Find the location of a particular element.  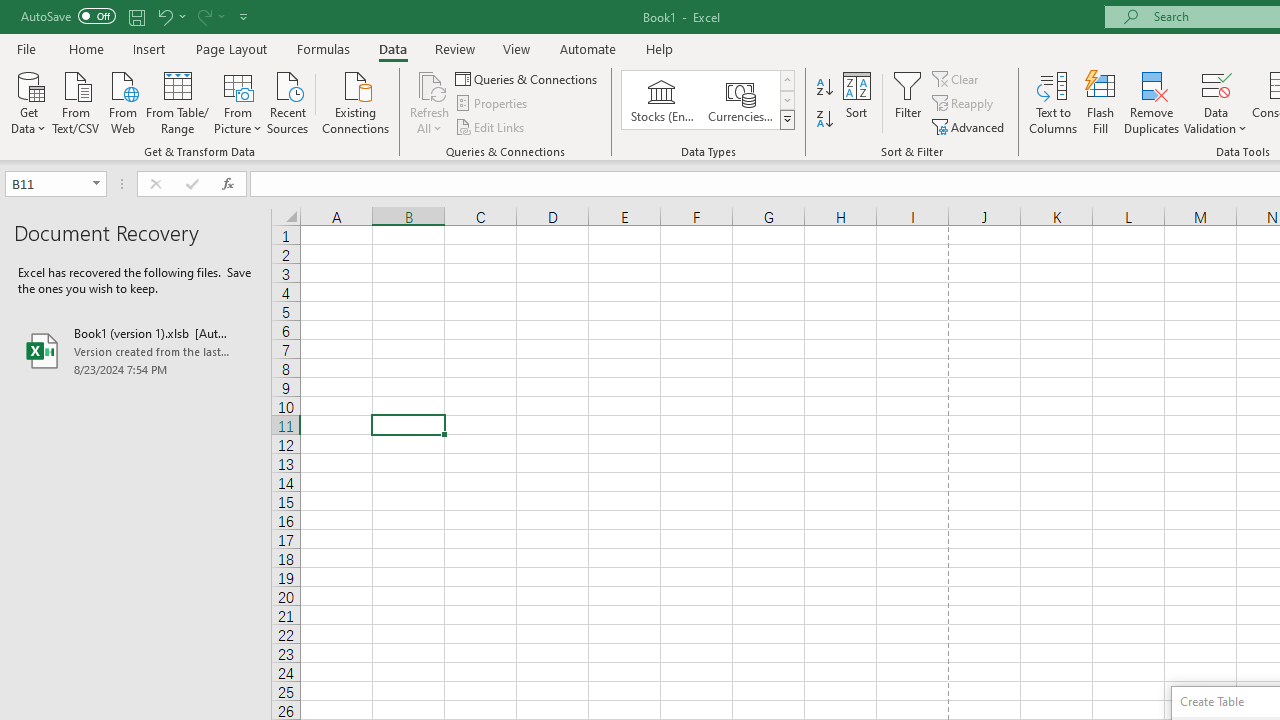

'AutoSave' is located at coordinates (68, 16).